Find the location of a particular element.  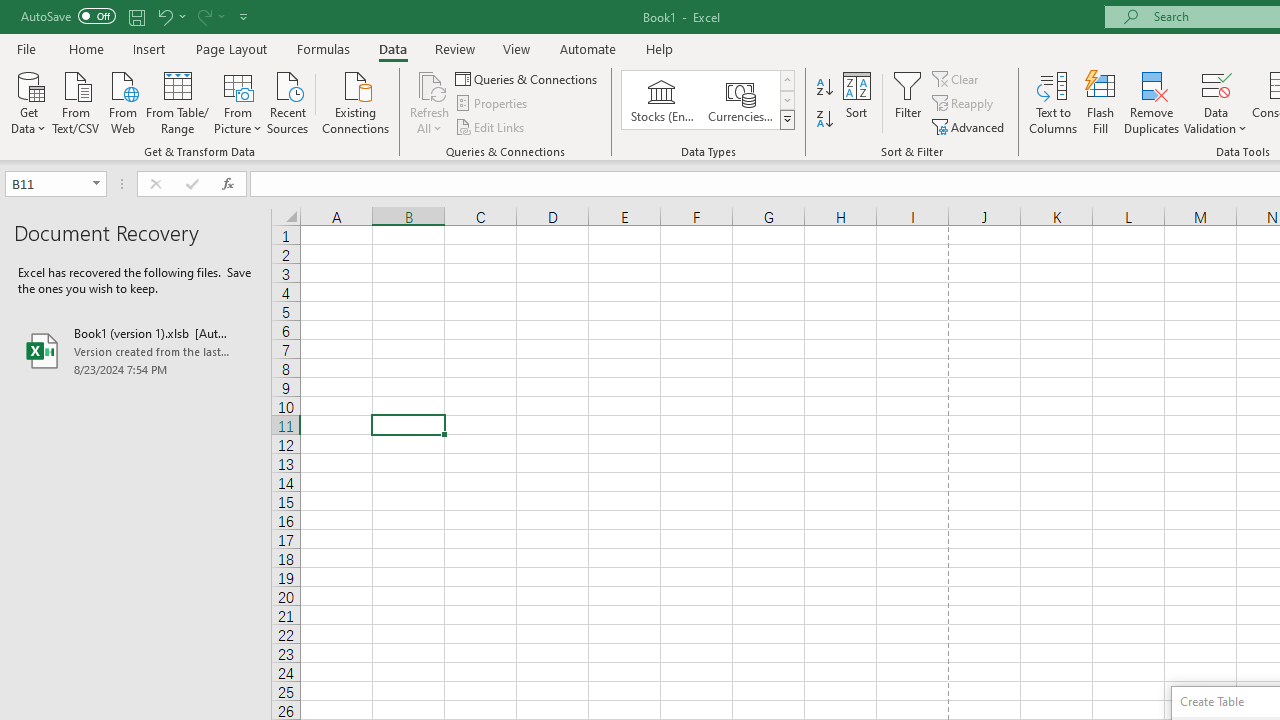

'AutoSave' is located at coordinates (68, 16).